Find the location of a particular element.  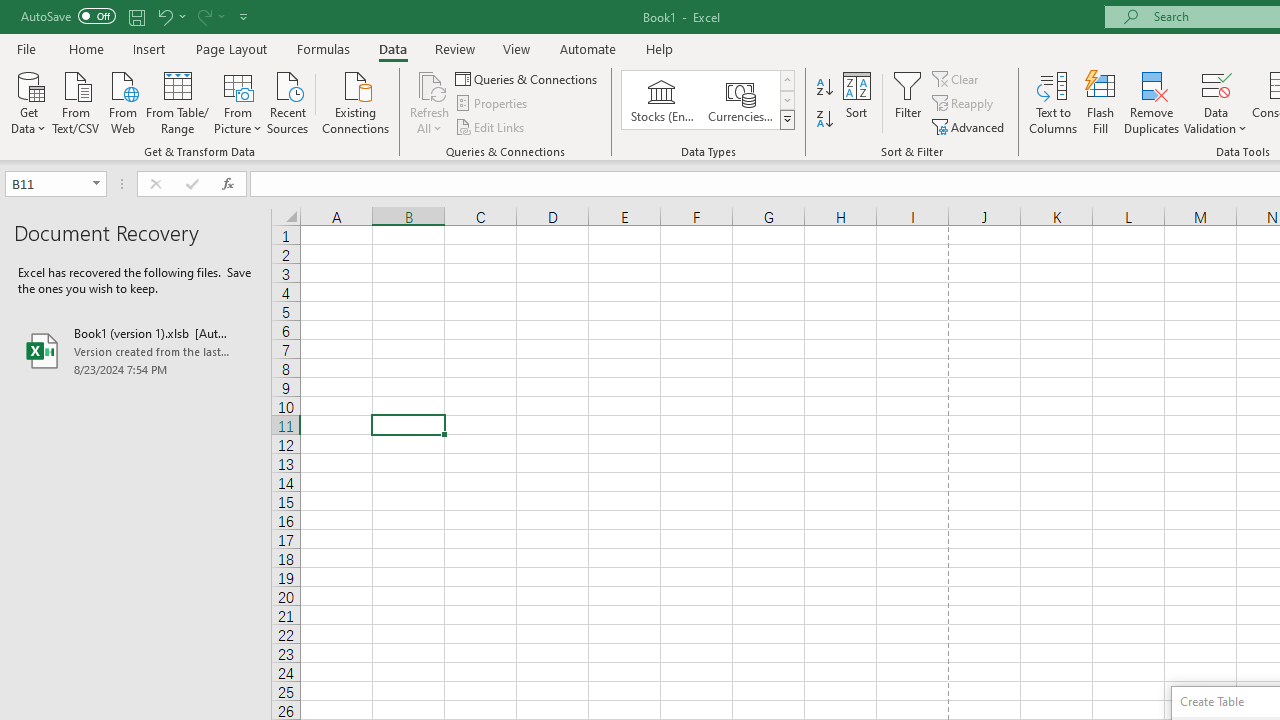

'AutoSave' is located at coordinates (68, 16).